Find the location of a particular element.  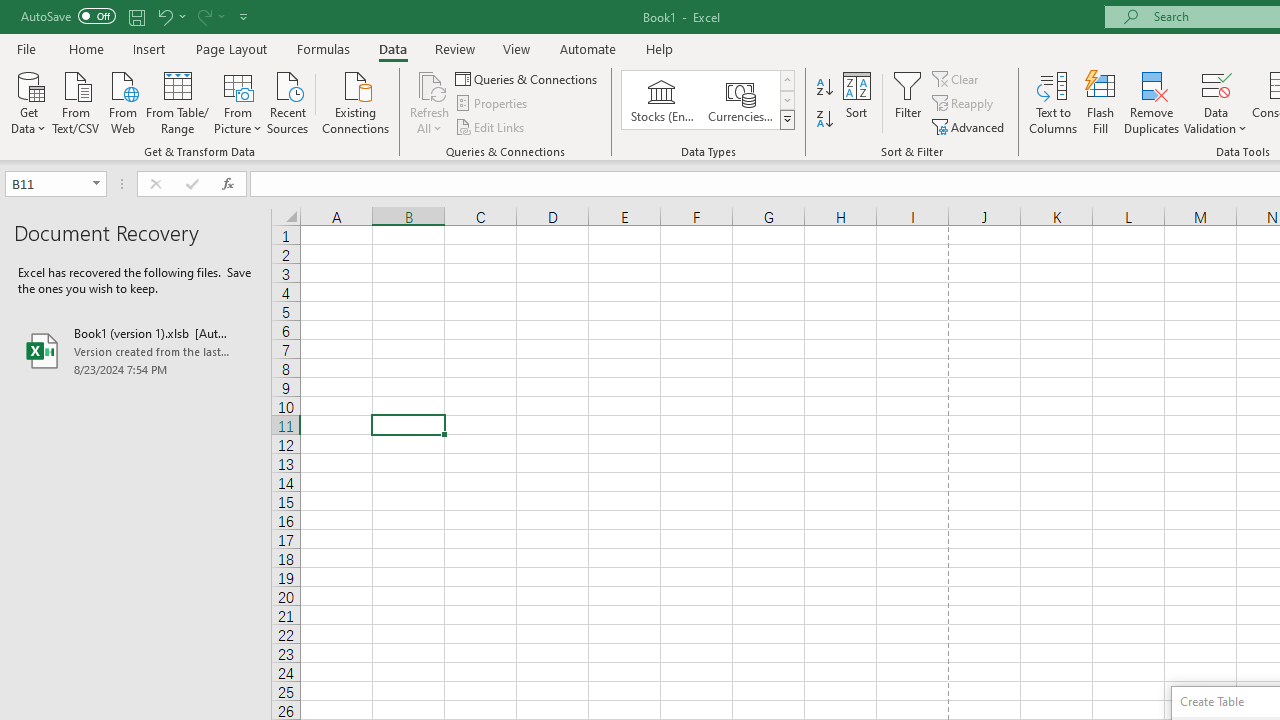

'AutoSave' is located at coordinates (68, 16).